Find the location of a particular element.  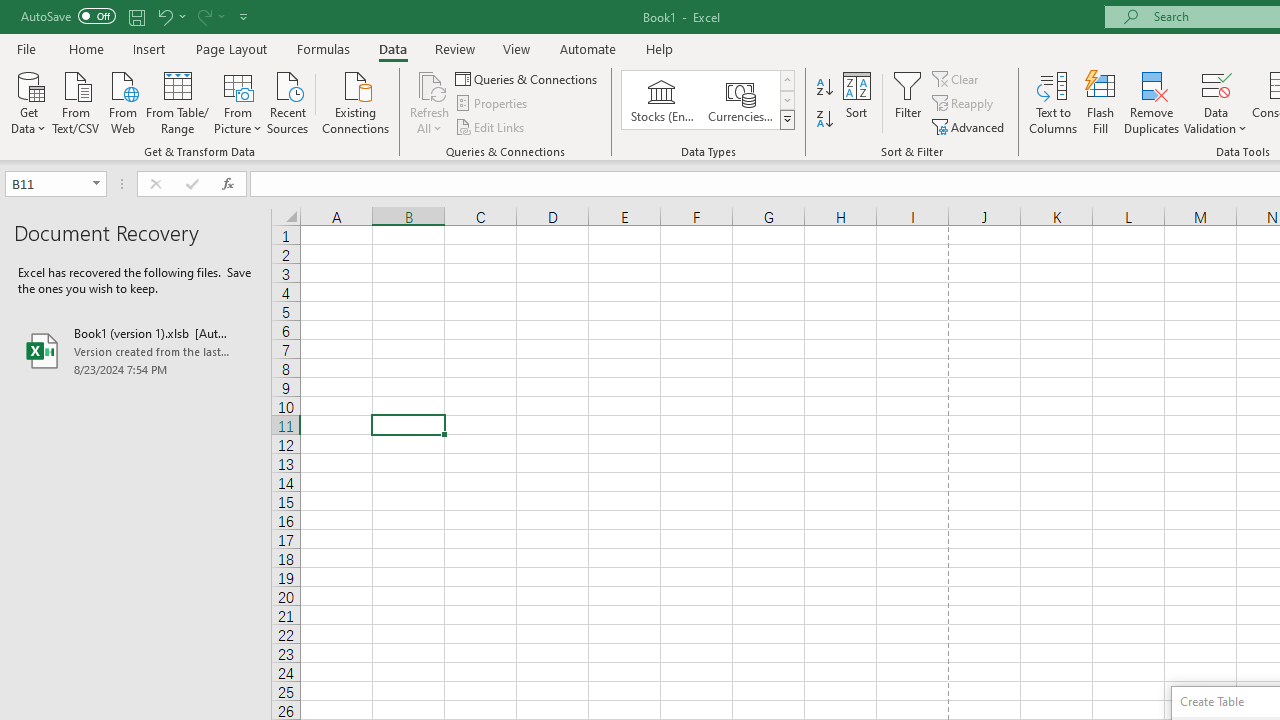

'AutoSave' is located at coordinates (68, 16).